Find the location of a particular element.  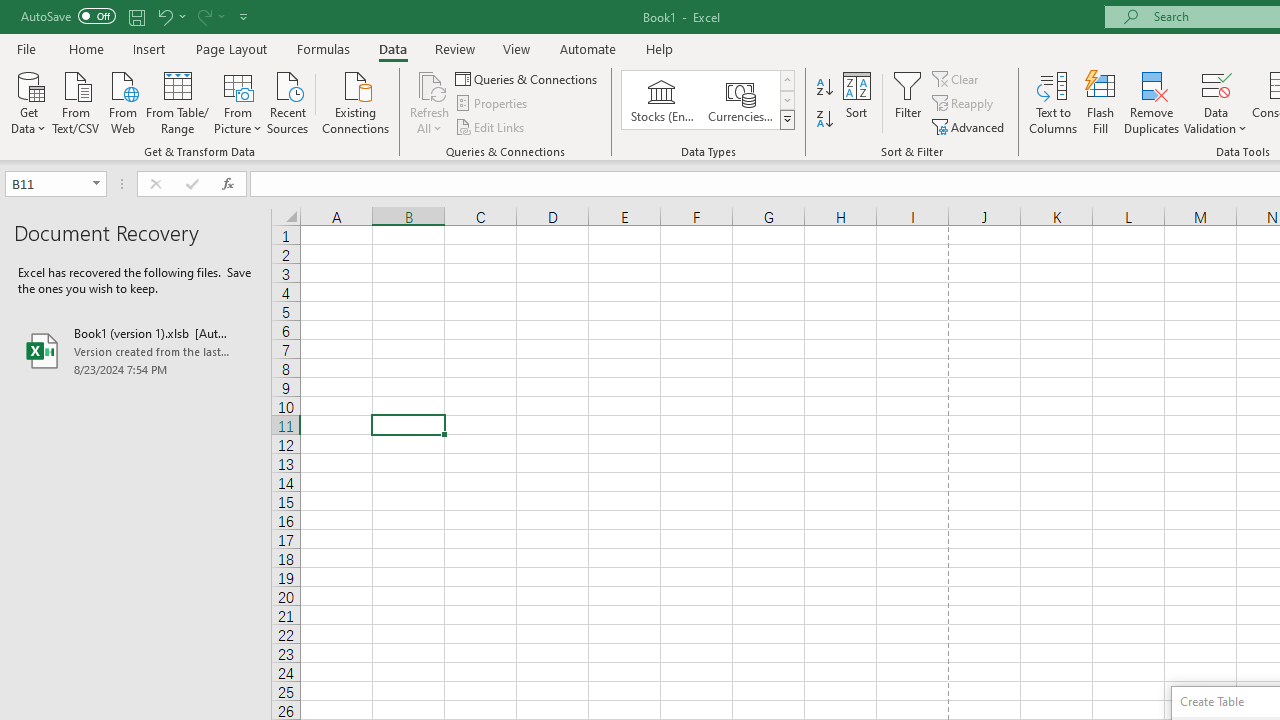

'AutoSave' is located at coordinates (68, 16).